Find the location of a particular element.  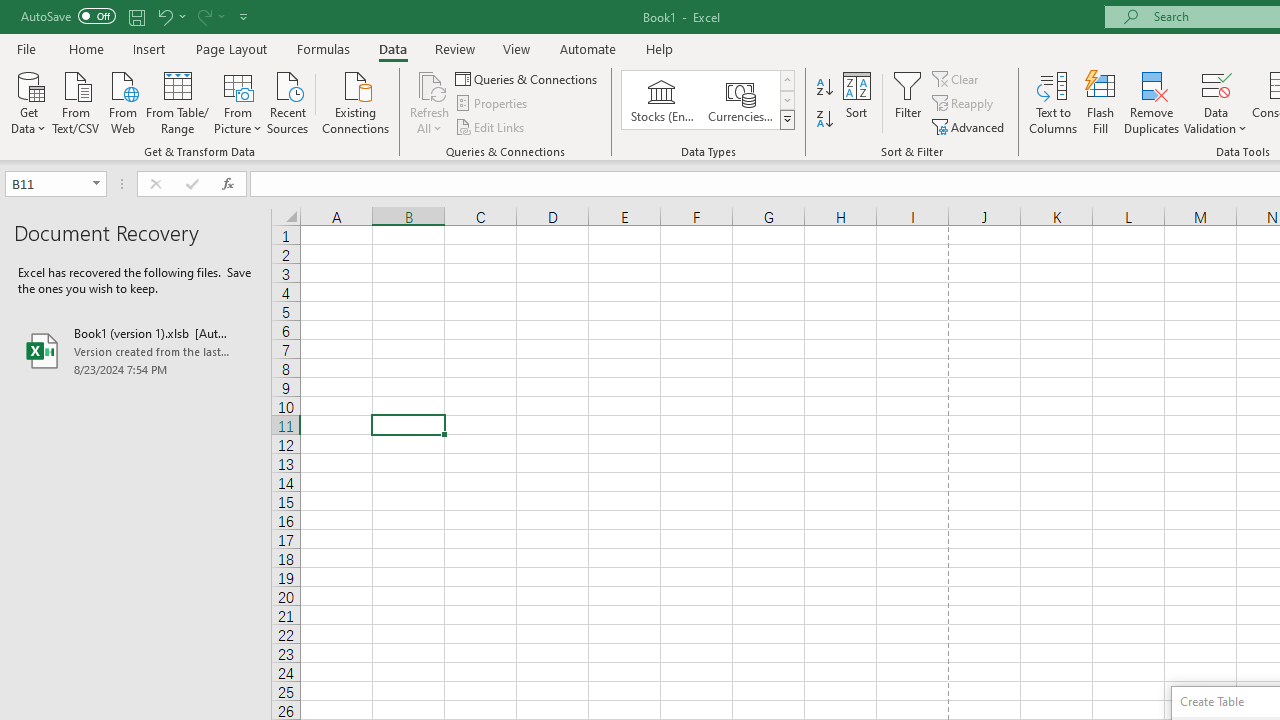

'AutoSave' is located at coordinates (68, 16).